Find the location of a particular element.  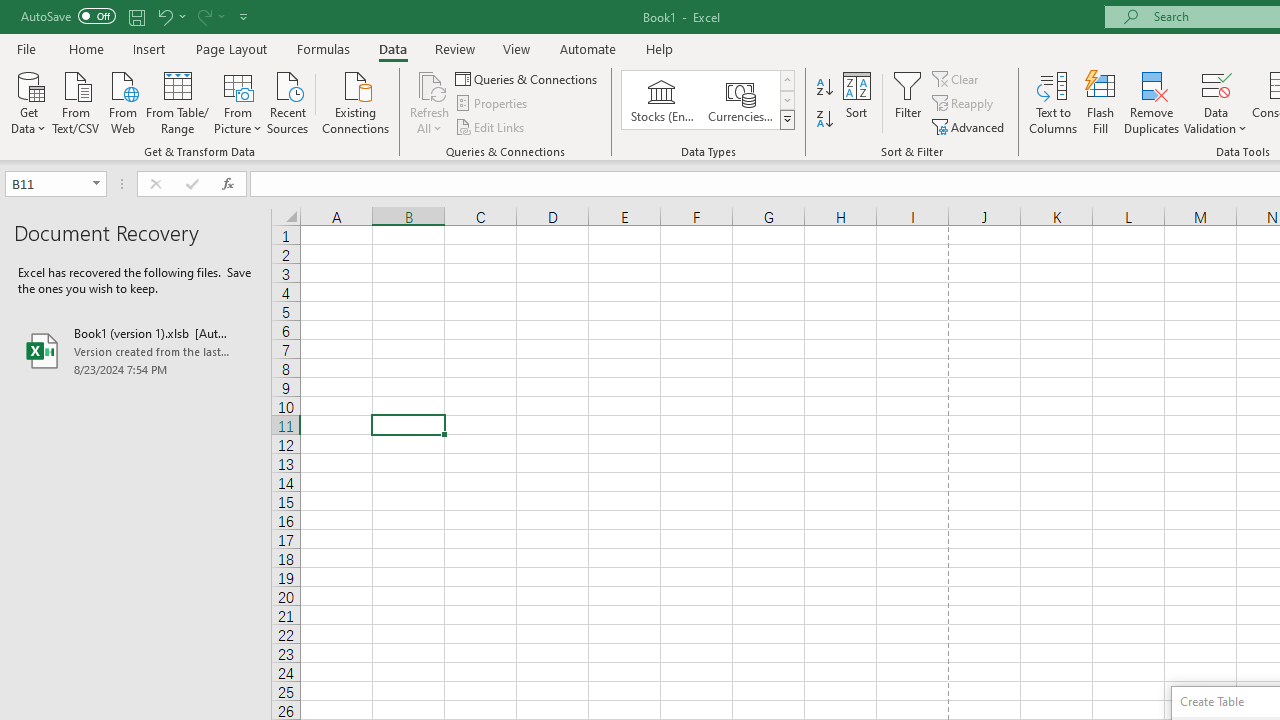

'AutoSave' is located at coordinates (68, 16).